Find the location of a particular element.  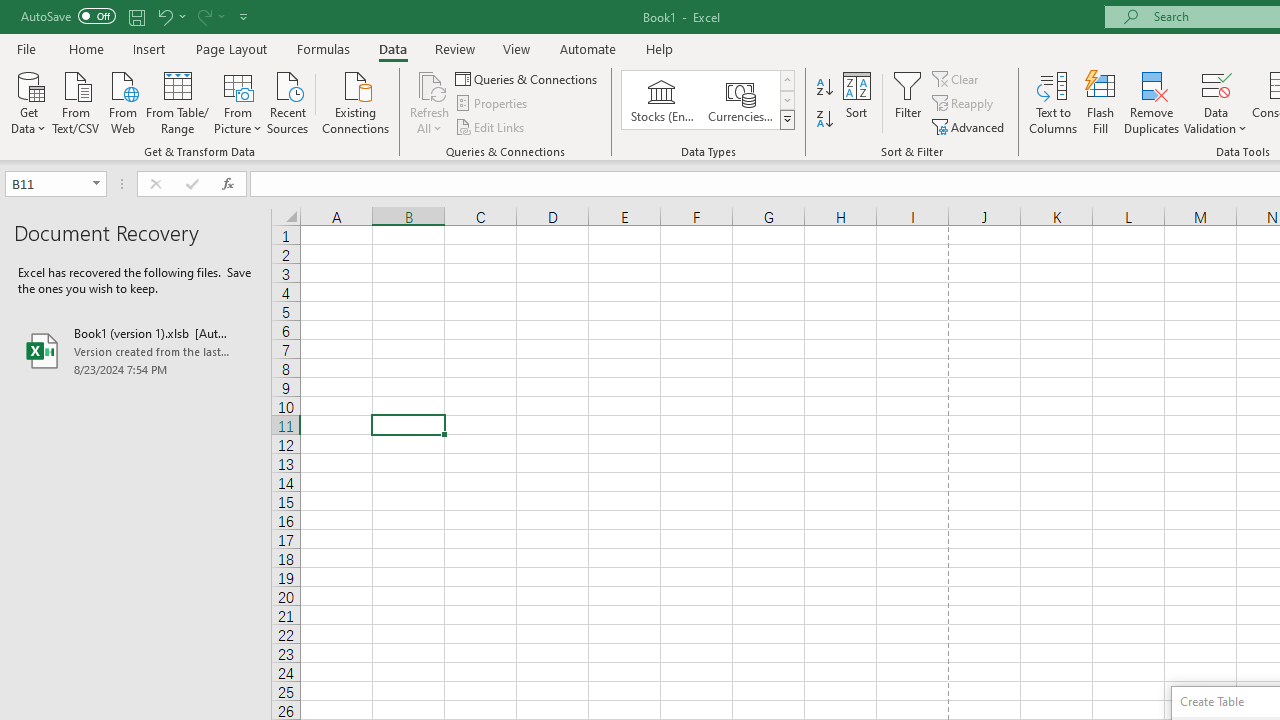

'AutoSave' is located at coordinates (68, 16).